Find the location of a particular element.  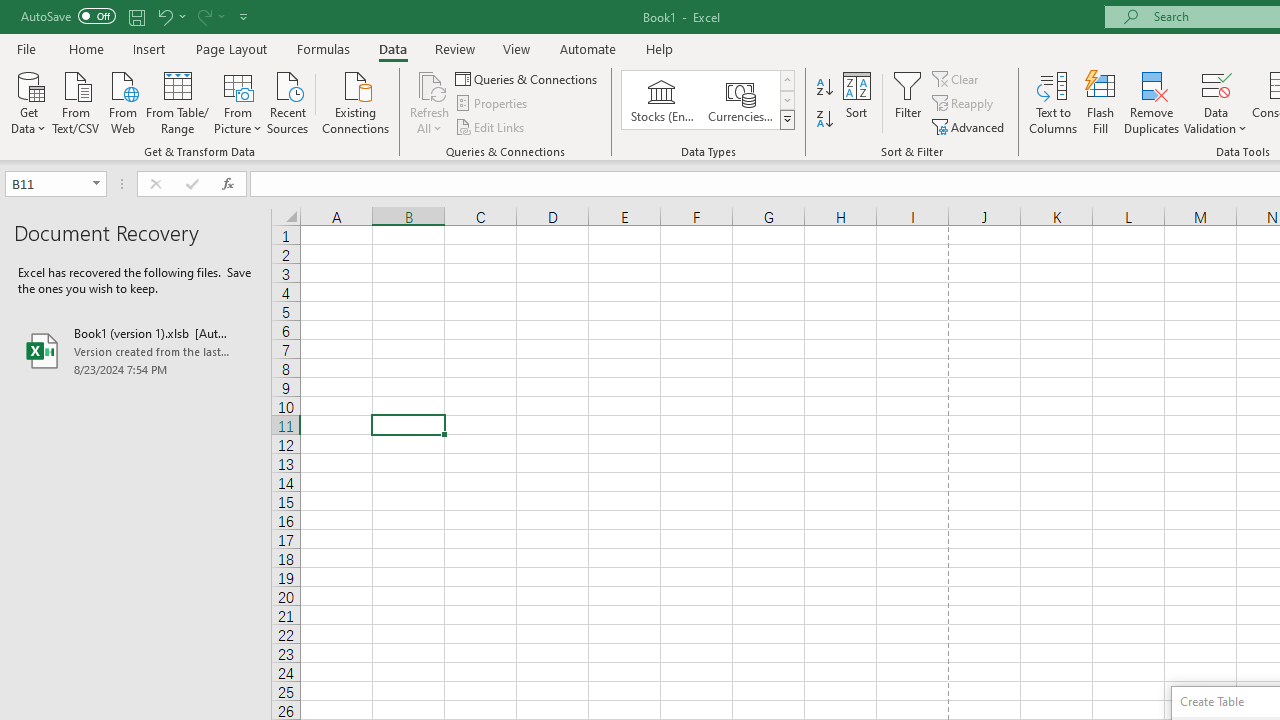

'AutoSave' is located at coordinates (68, 16).